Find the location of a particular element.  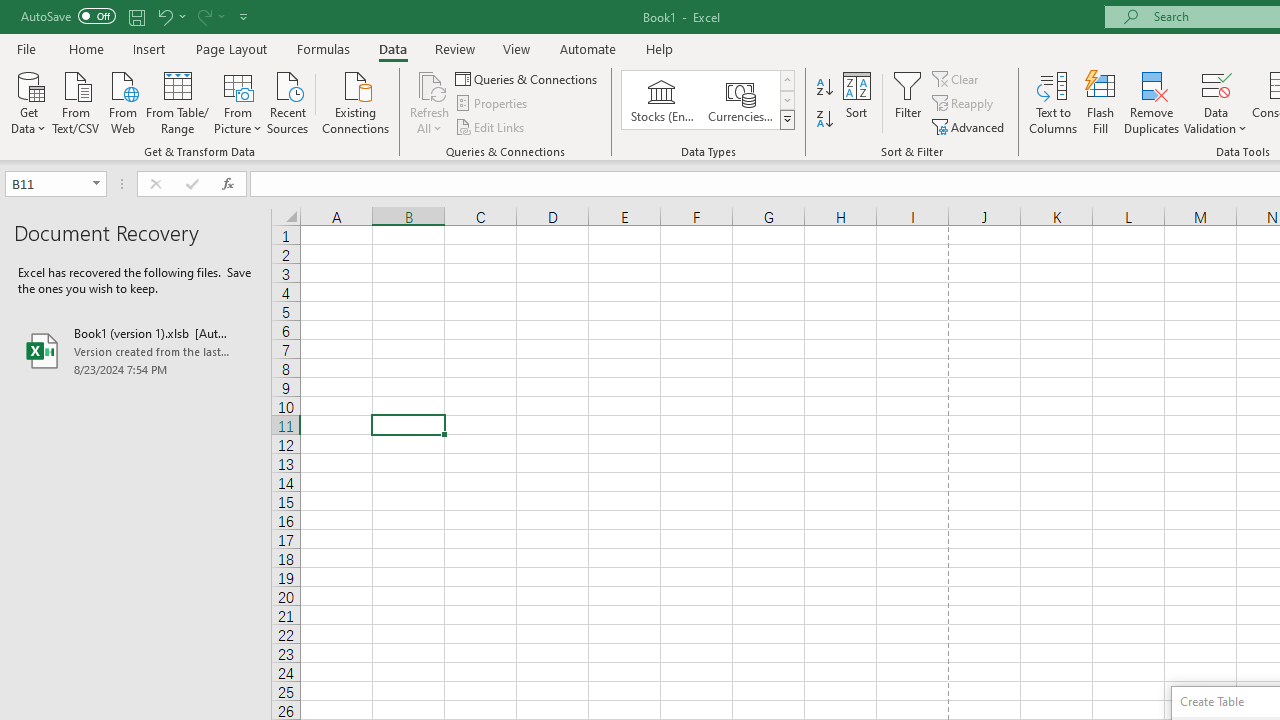

'AutoSave' is located at coordinates (68, 16).